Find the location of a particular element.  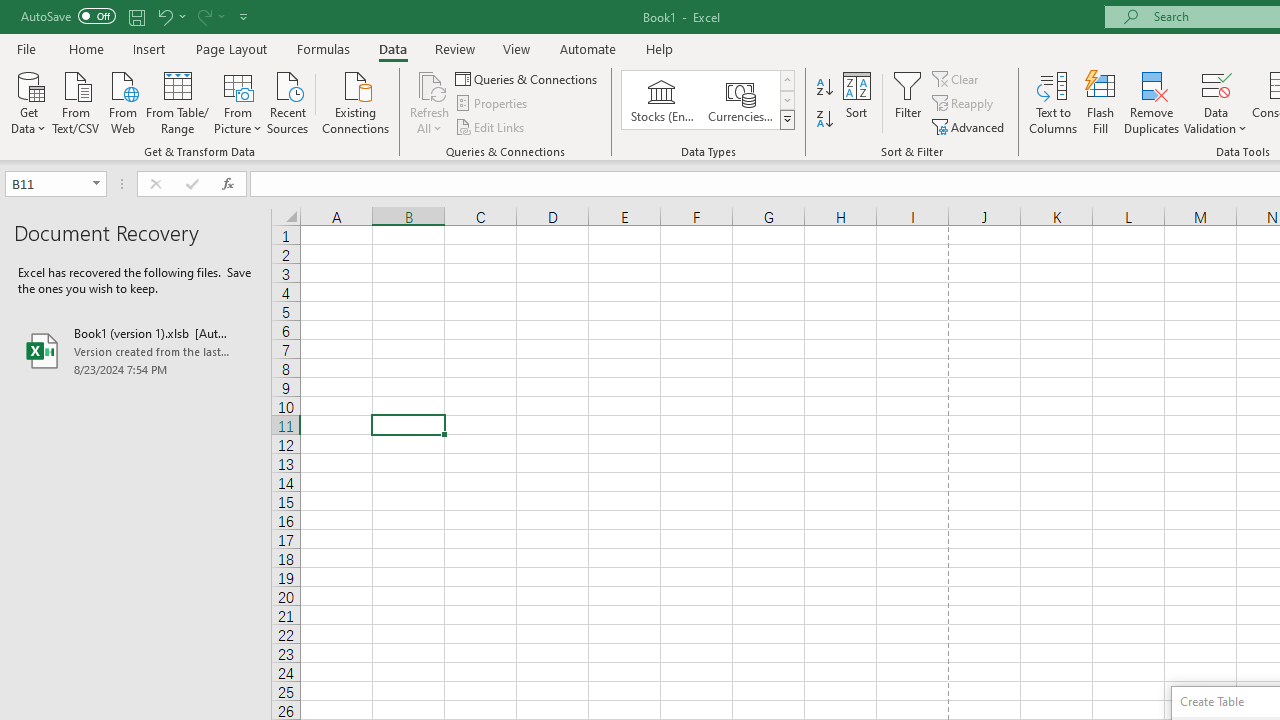

'AutoSave' is located at coordinates (68, 16).